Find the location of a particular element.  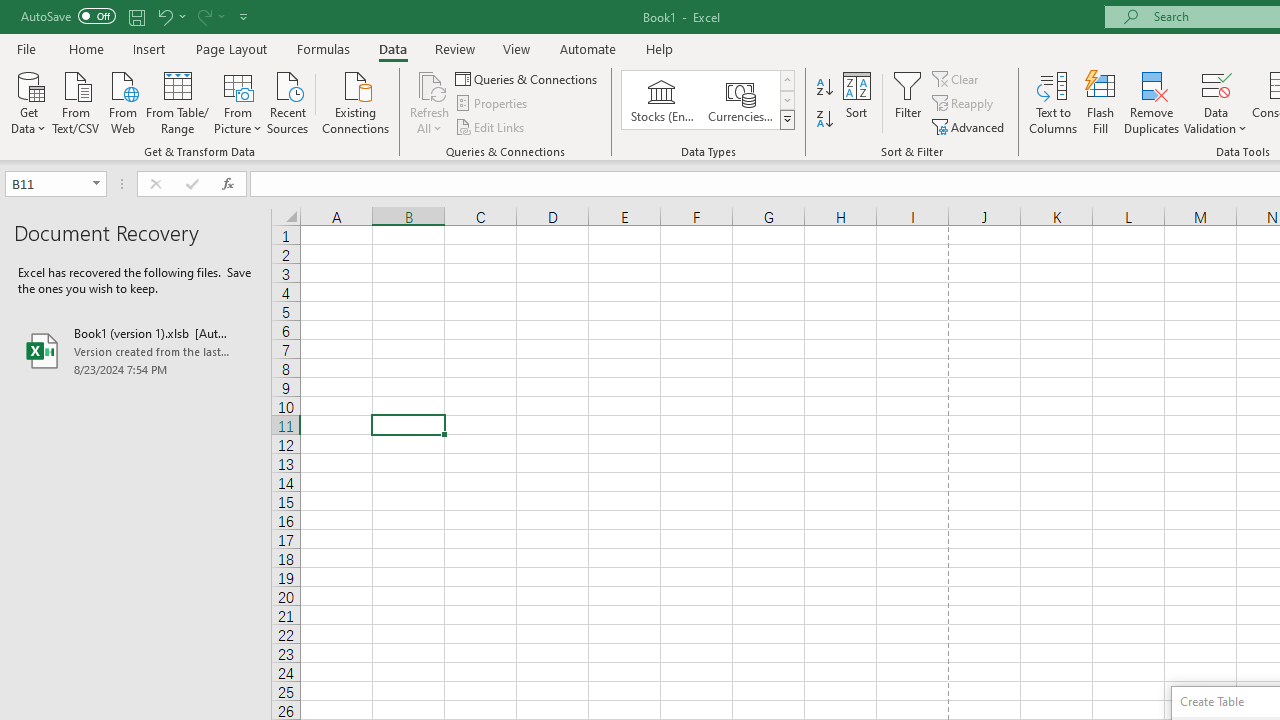

'AutoSave' is located at coordinates (68, 16).